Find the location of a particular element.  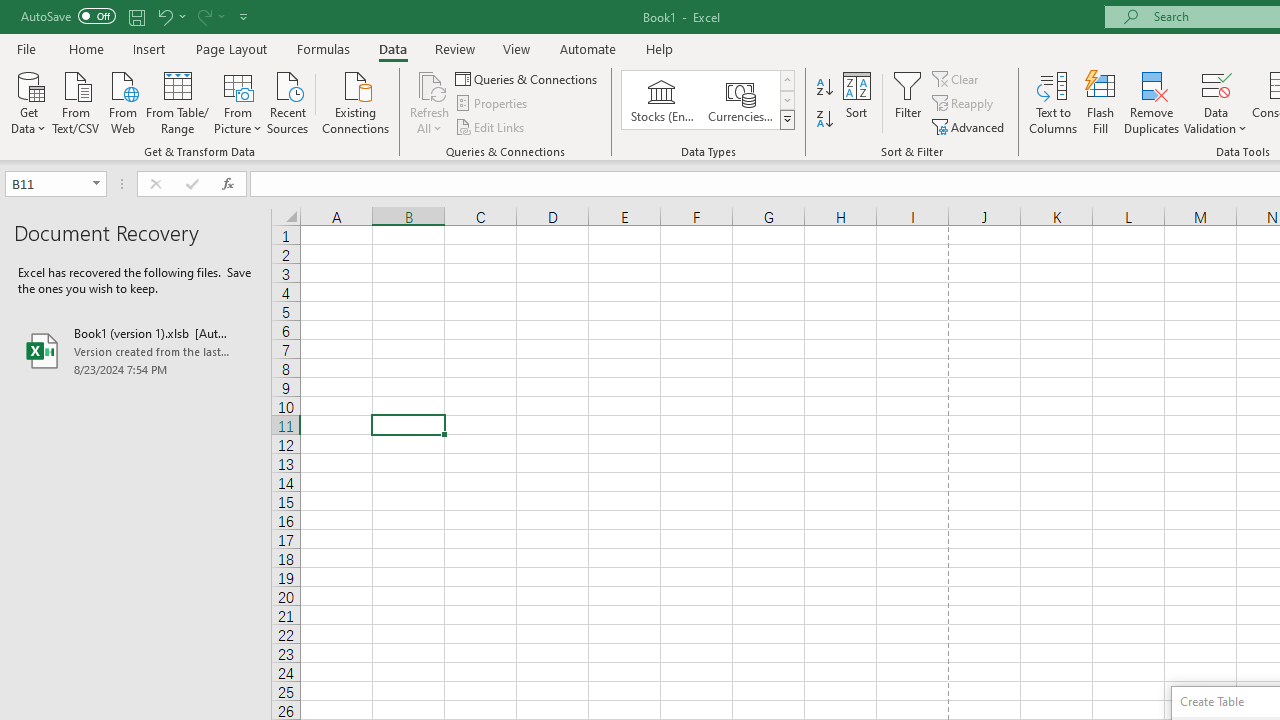

'AutoSave' is located at coordinates (68, 16).